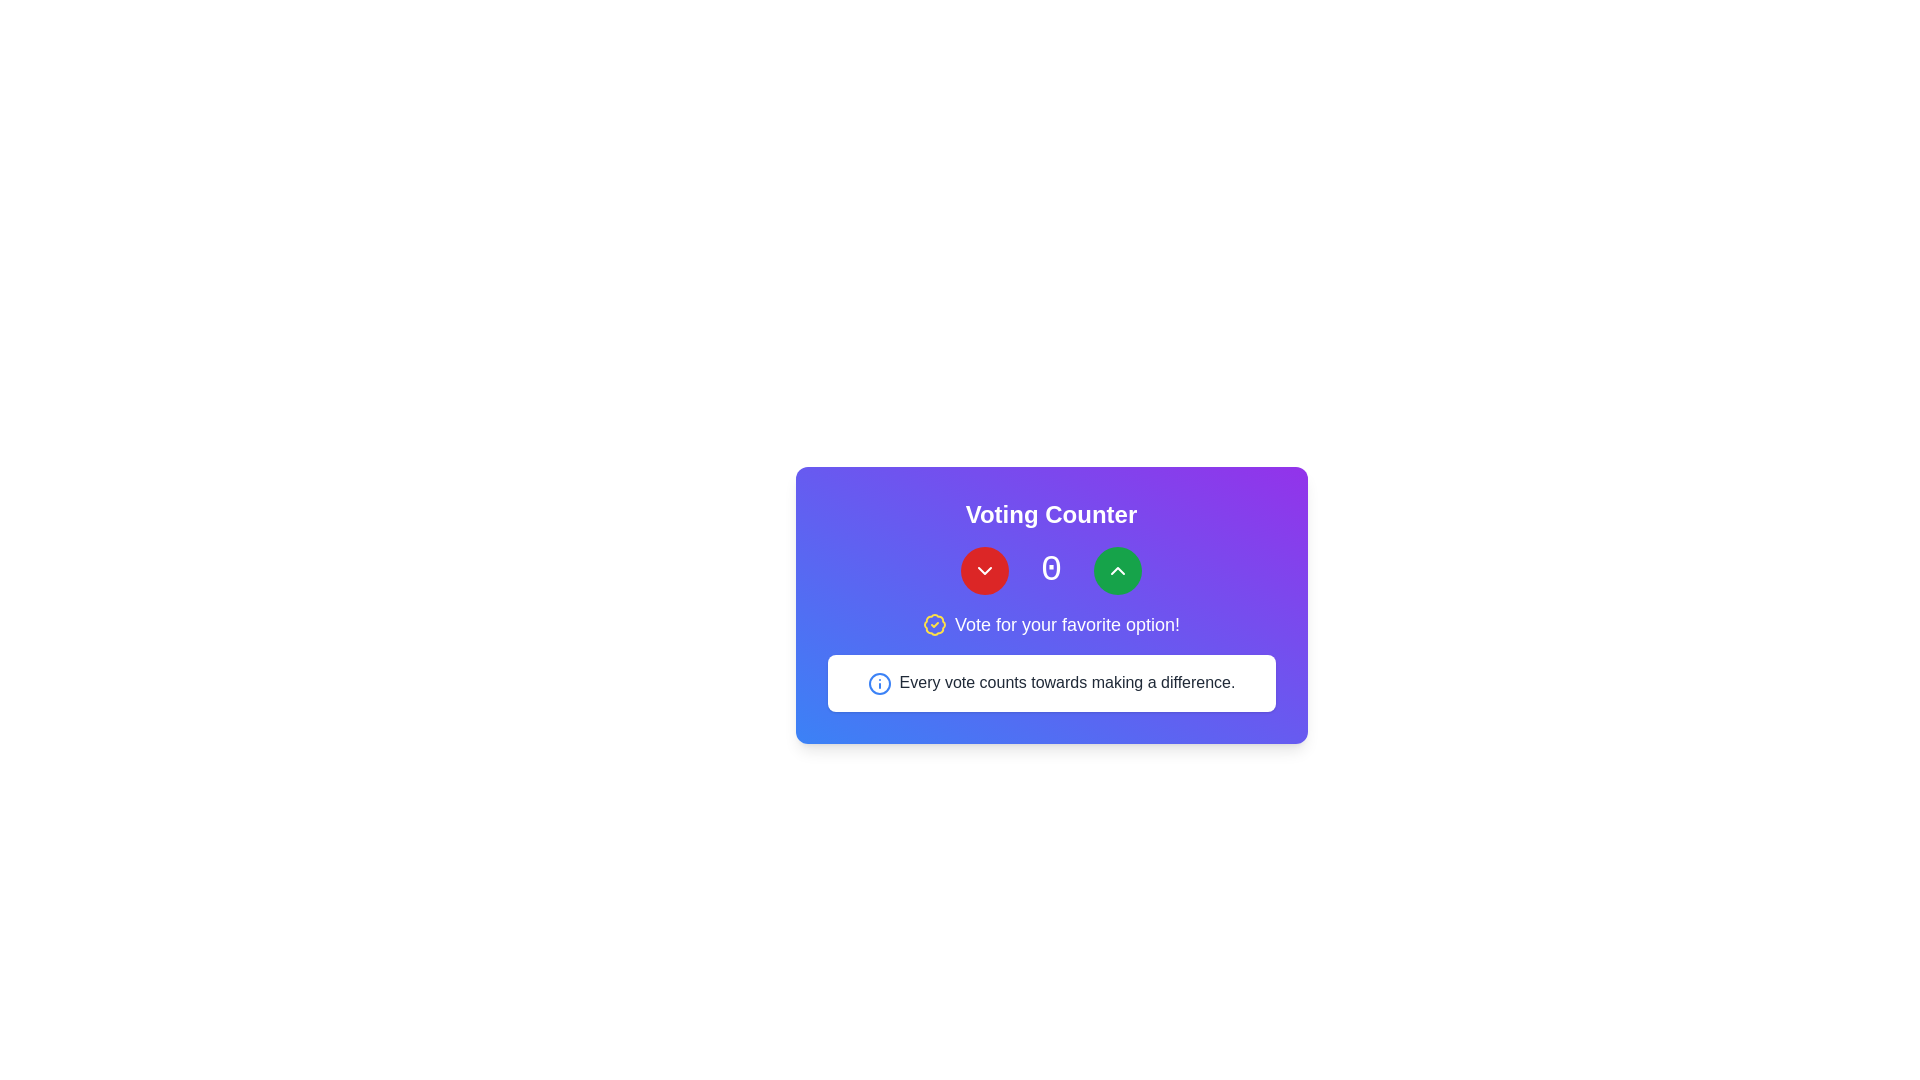 This screenshot has height=1080, width=1920. What do you see at coordinates (1050, 570) in the screenshot?
I see `the central numeric display in the voting interface, which is styled with a monospaced font and positioned between the red downward arrow button and the green upward arrow button` at bounding box center [1050, 570].